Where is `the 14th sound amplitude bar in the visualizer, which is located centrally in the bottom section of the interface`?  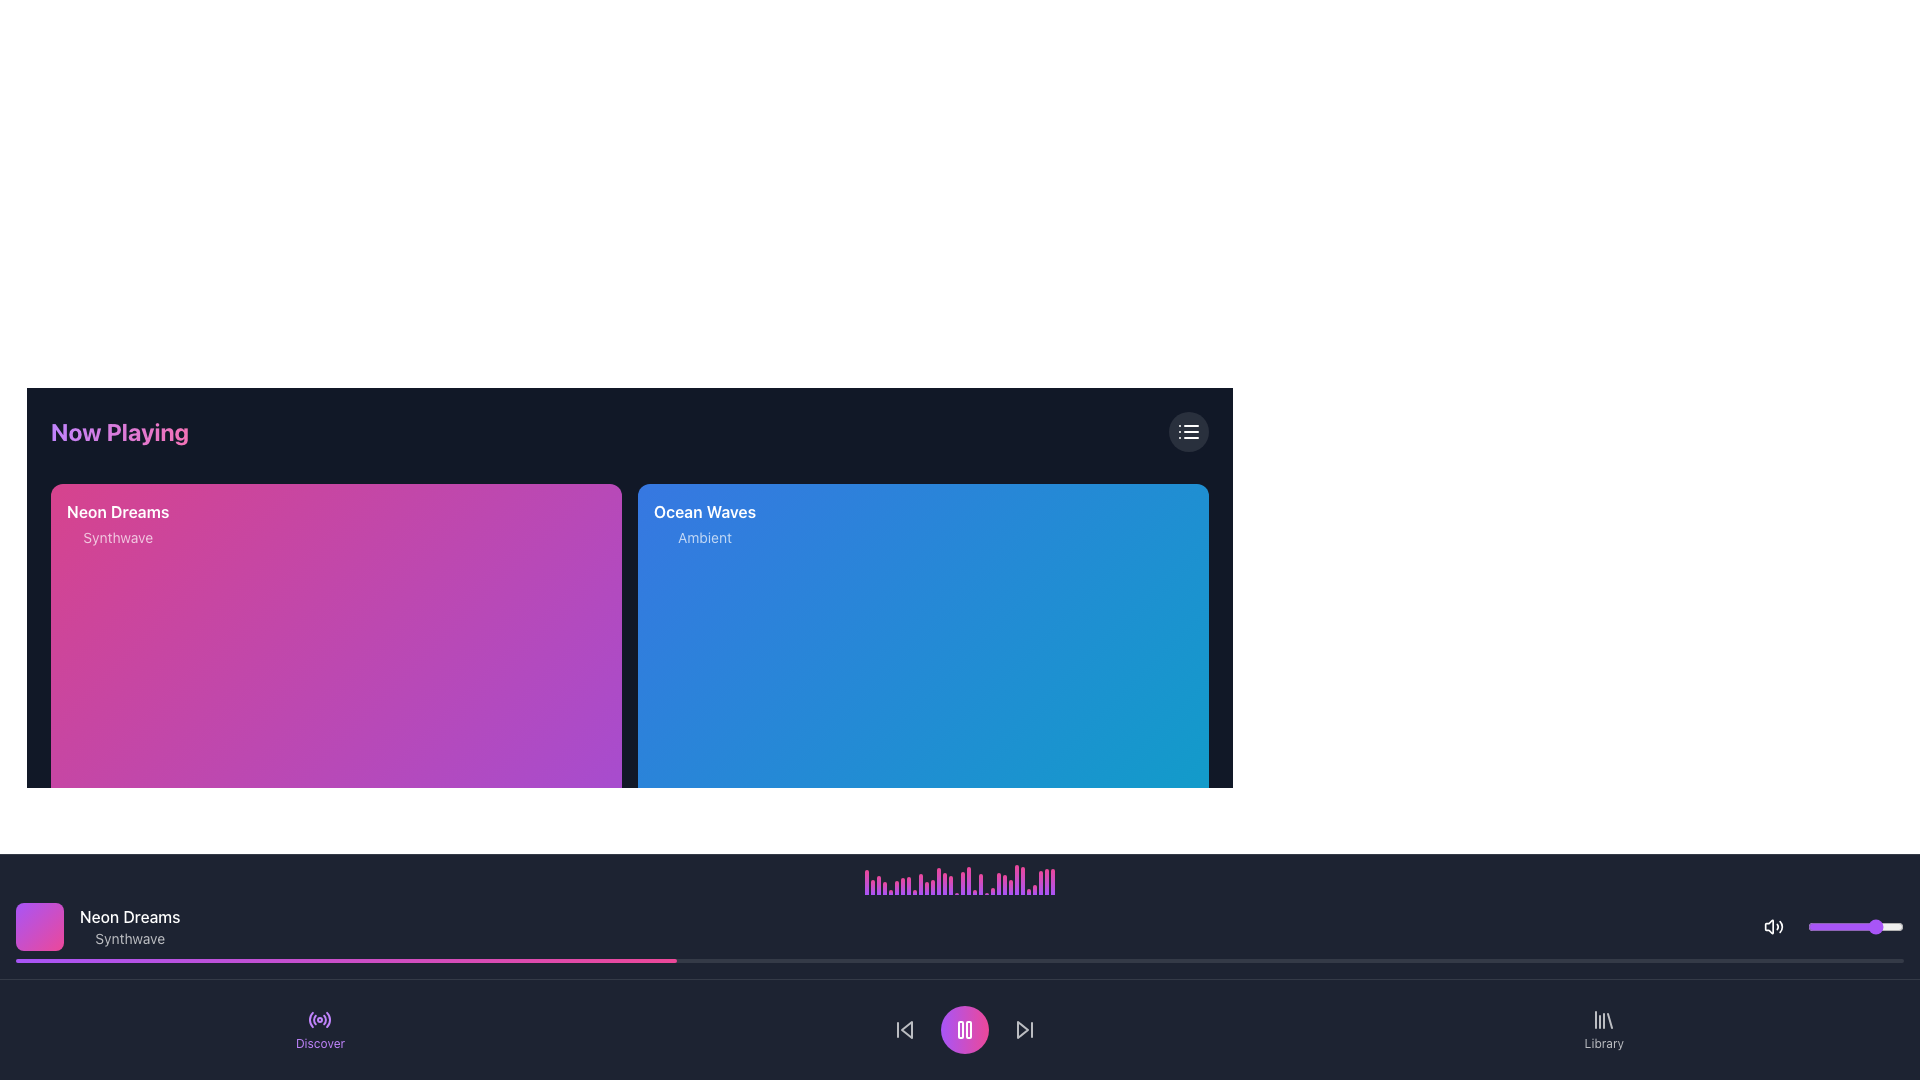
the 14th sound amplitude bar in the visualizer, which is located centrally in the bottom section of the interface is located at coordinates (944, 883).